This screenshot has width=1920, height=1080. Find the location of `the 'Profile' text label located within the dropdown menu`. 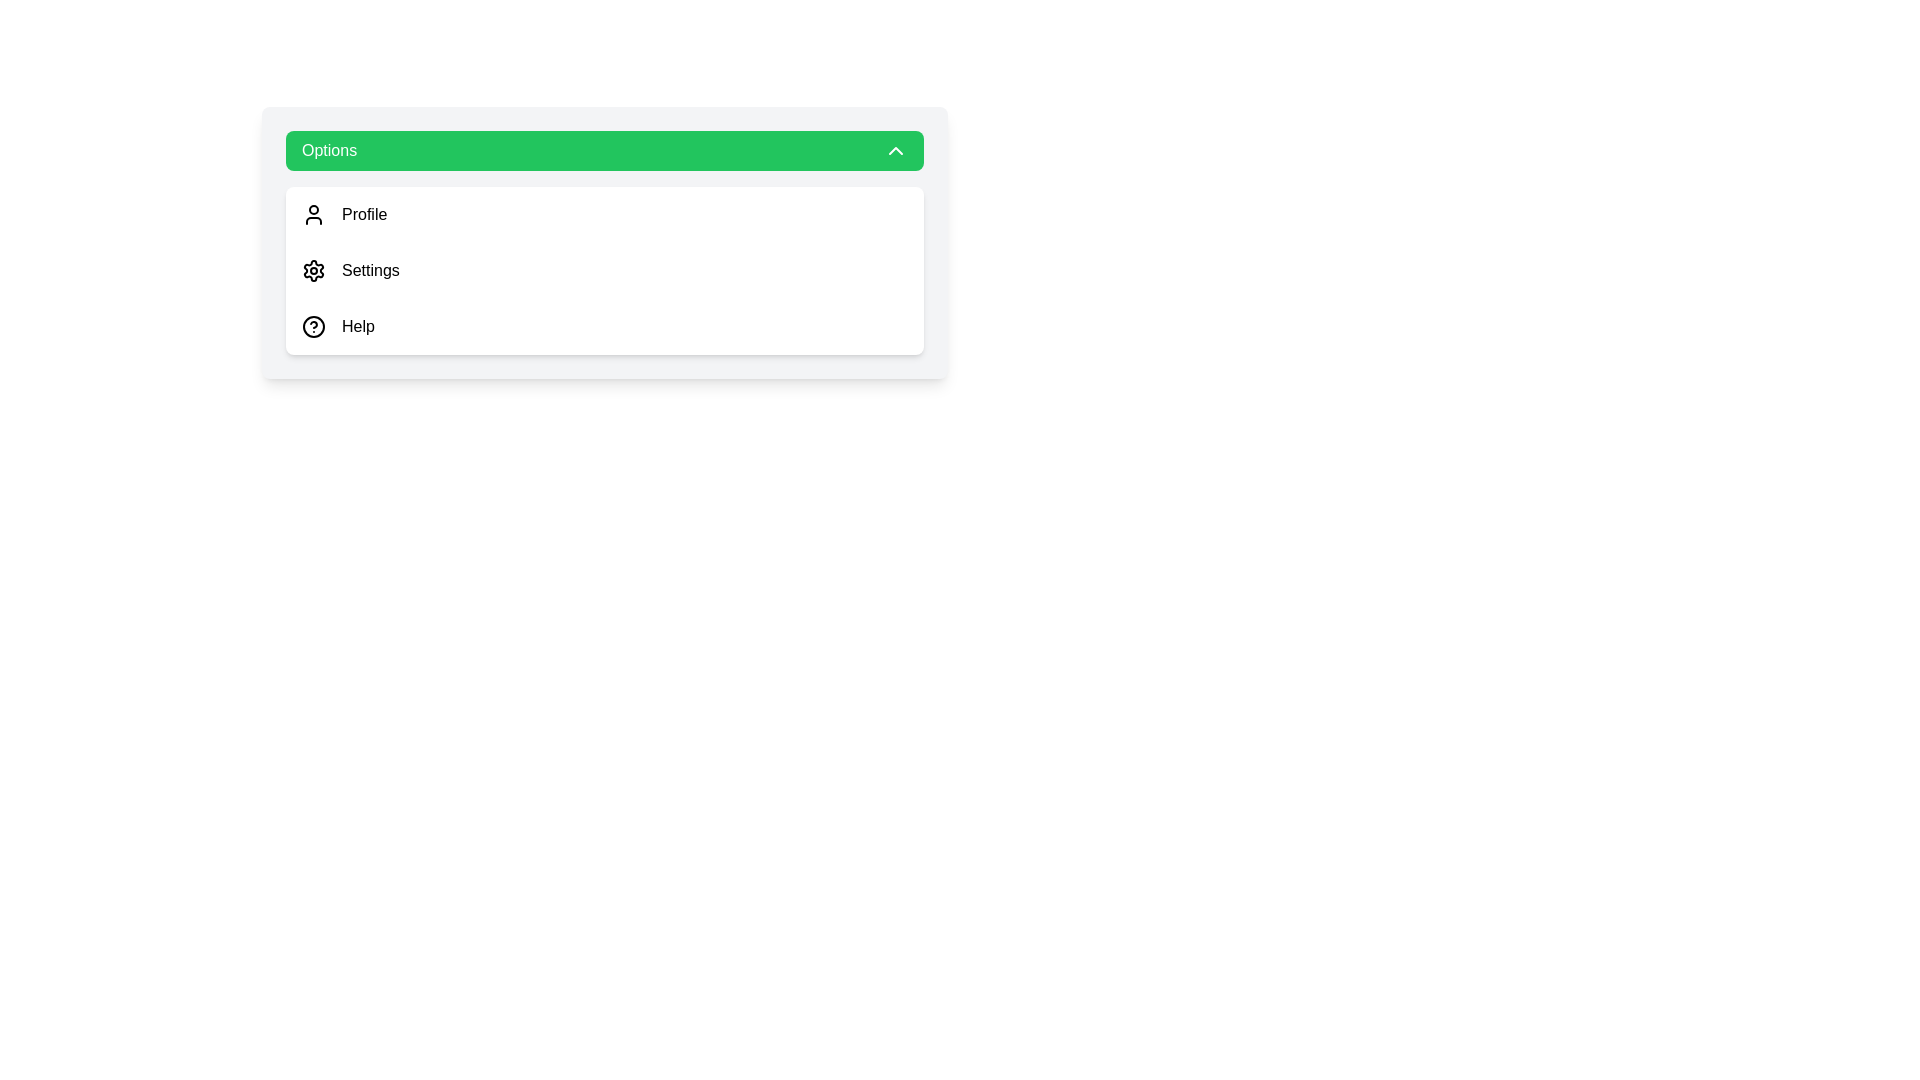

the 'Profile' text label located within the dropdown menu is located at coordinates (364, 215).